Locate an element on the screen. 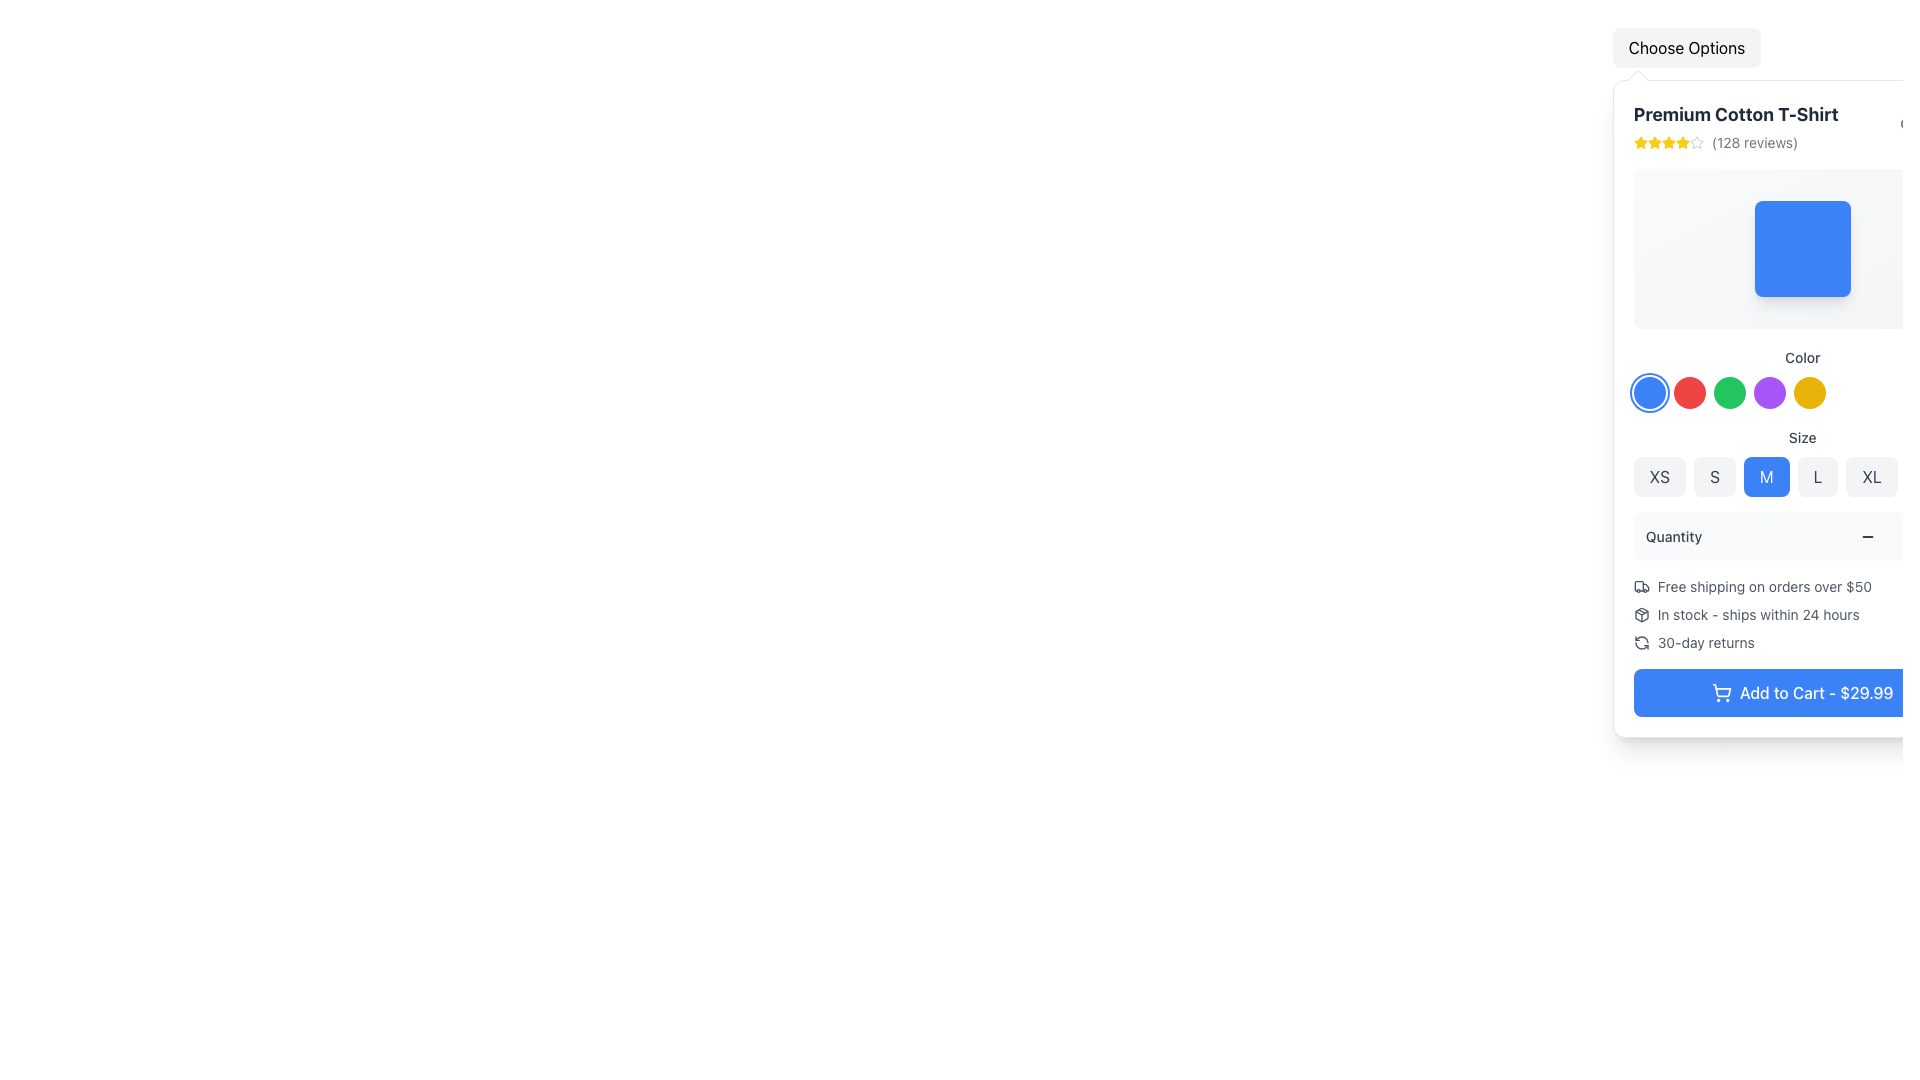 The image size is (1920, 1080). the text label that indicates the availability and shipping timeline of the product, located below the 'Free shipping on orders over $50' bullet point is located at coordinates (1757, 613).